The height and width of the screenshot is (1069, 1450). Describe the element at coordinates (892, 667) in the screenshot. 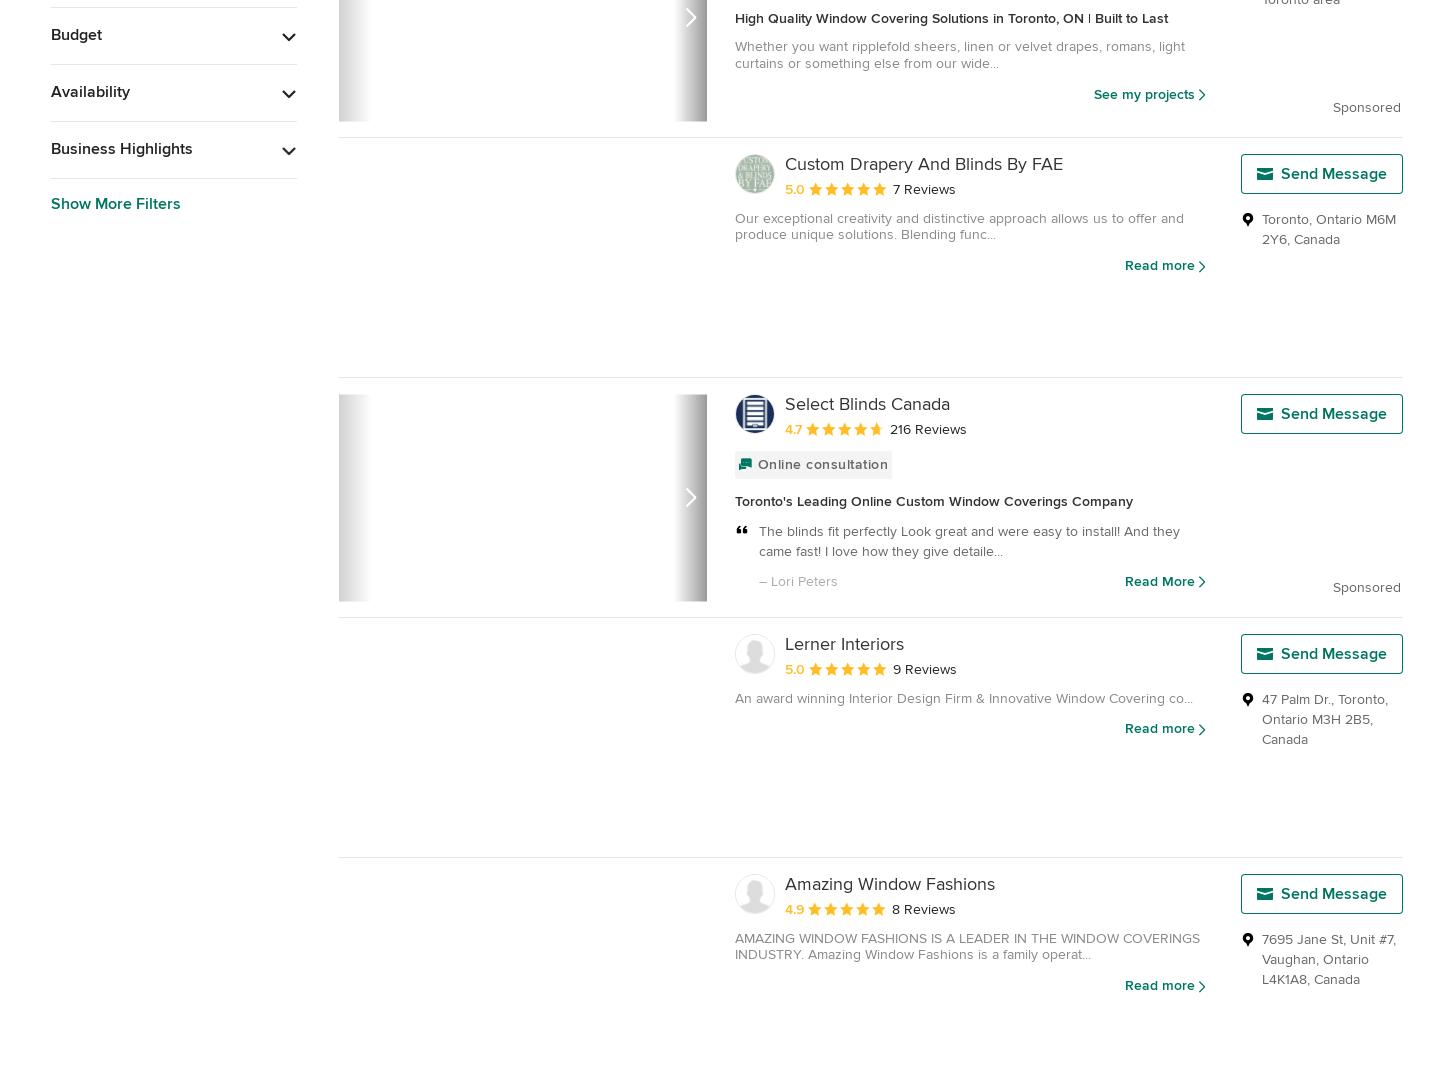

I see `'9 Reviews'` at that location.